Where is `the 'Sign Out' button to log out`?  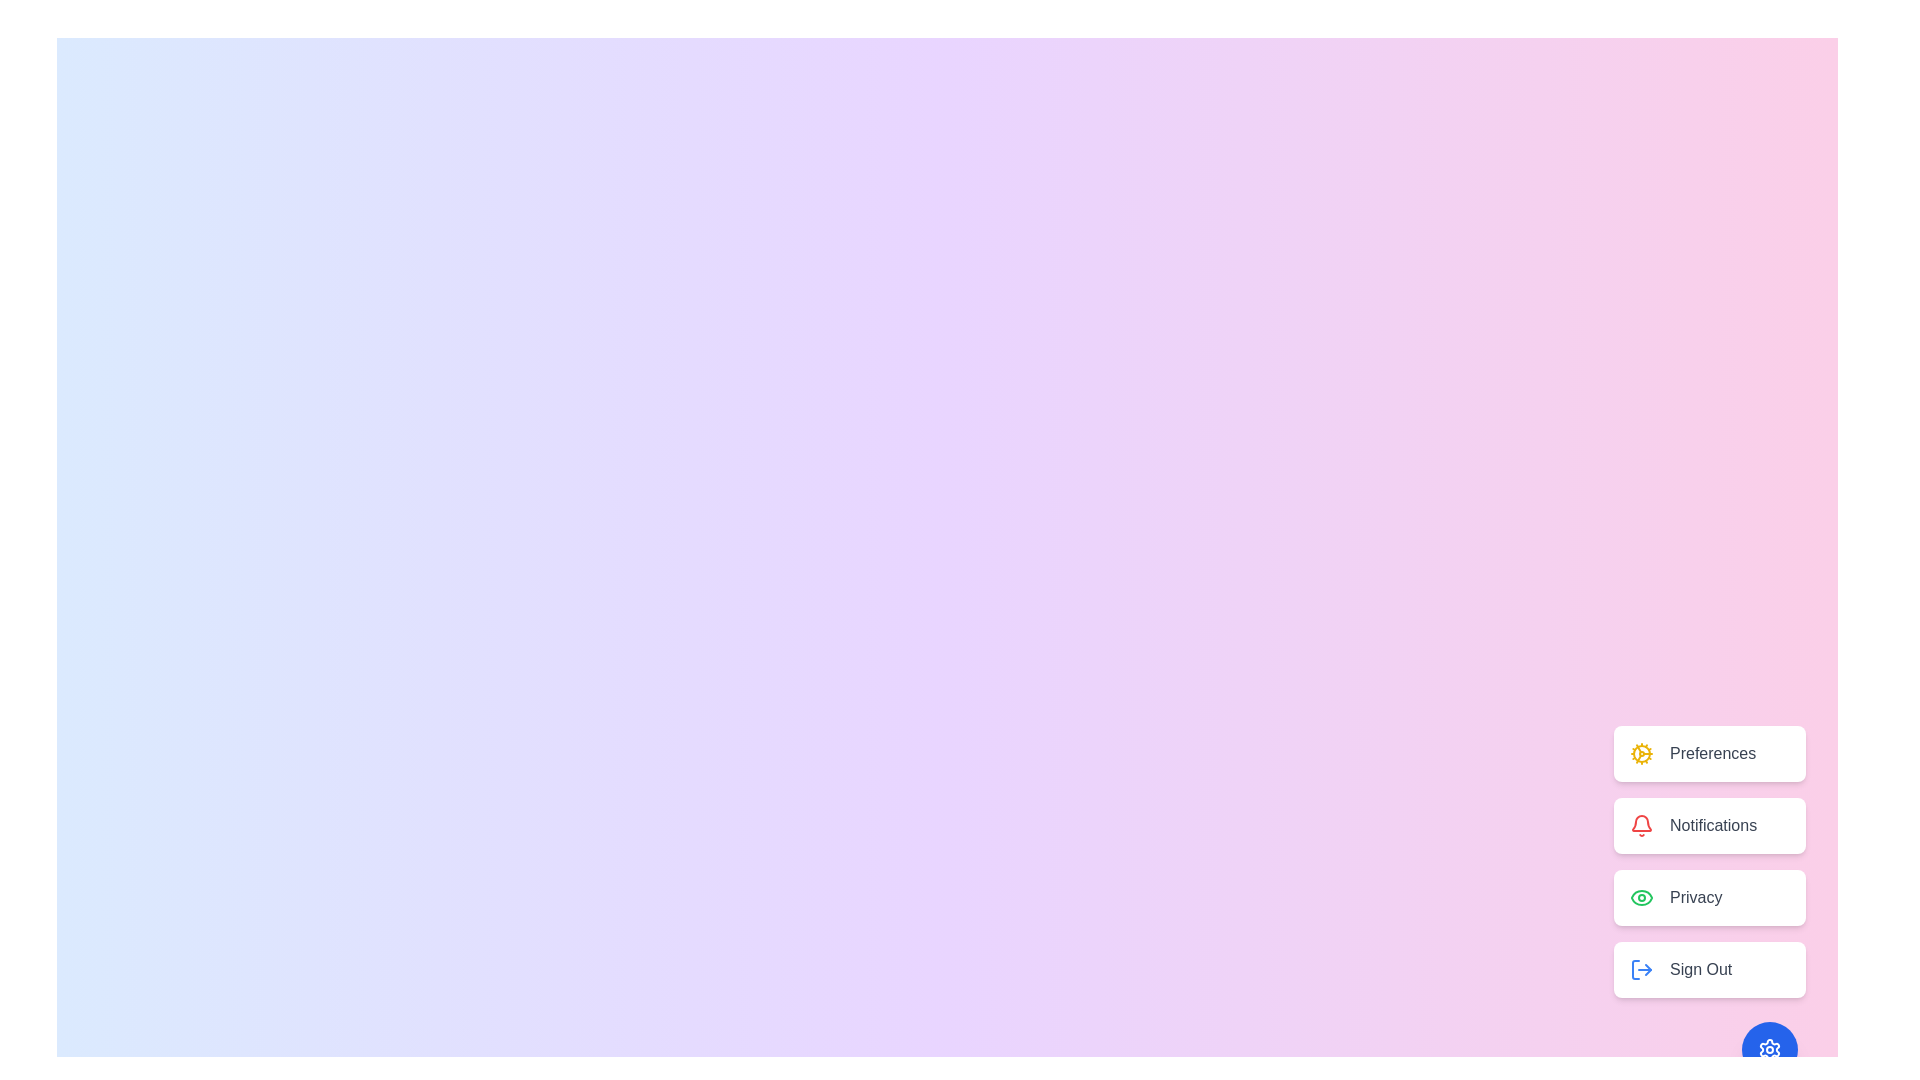 the 'Sign Out' button to log out is located at coordinates (1708, 968).